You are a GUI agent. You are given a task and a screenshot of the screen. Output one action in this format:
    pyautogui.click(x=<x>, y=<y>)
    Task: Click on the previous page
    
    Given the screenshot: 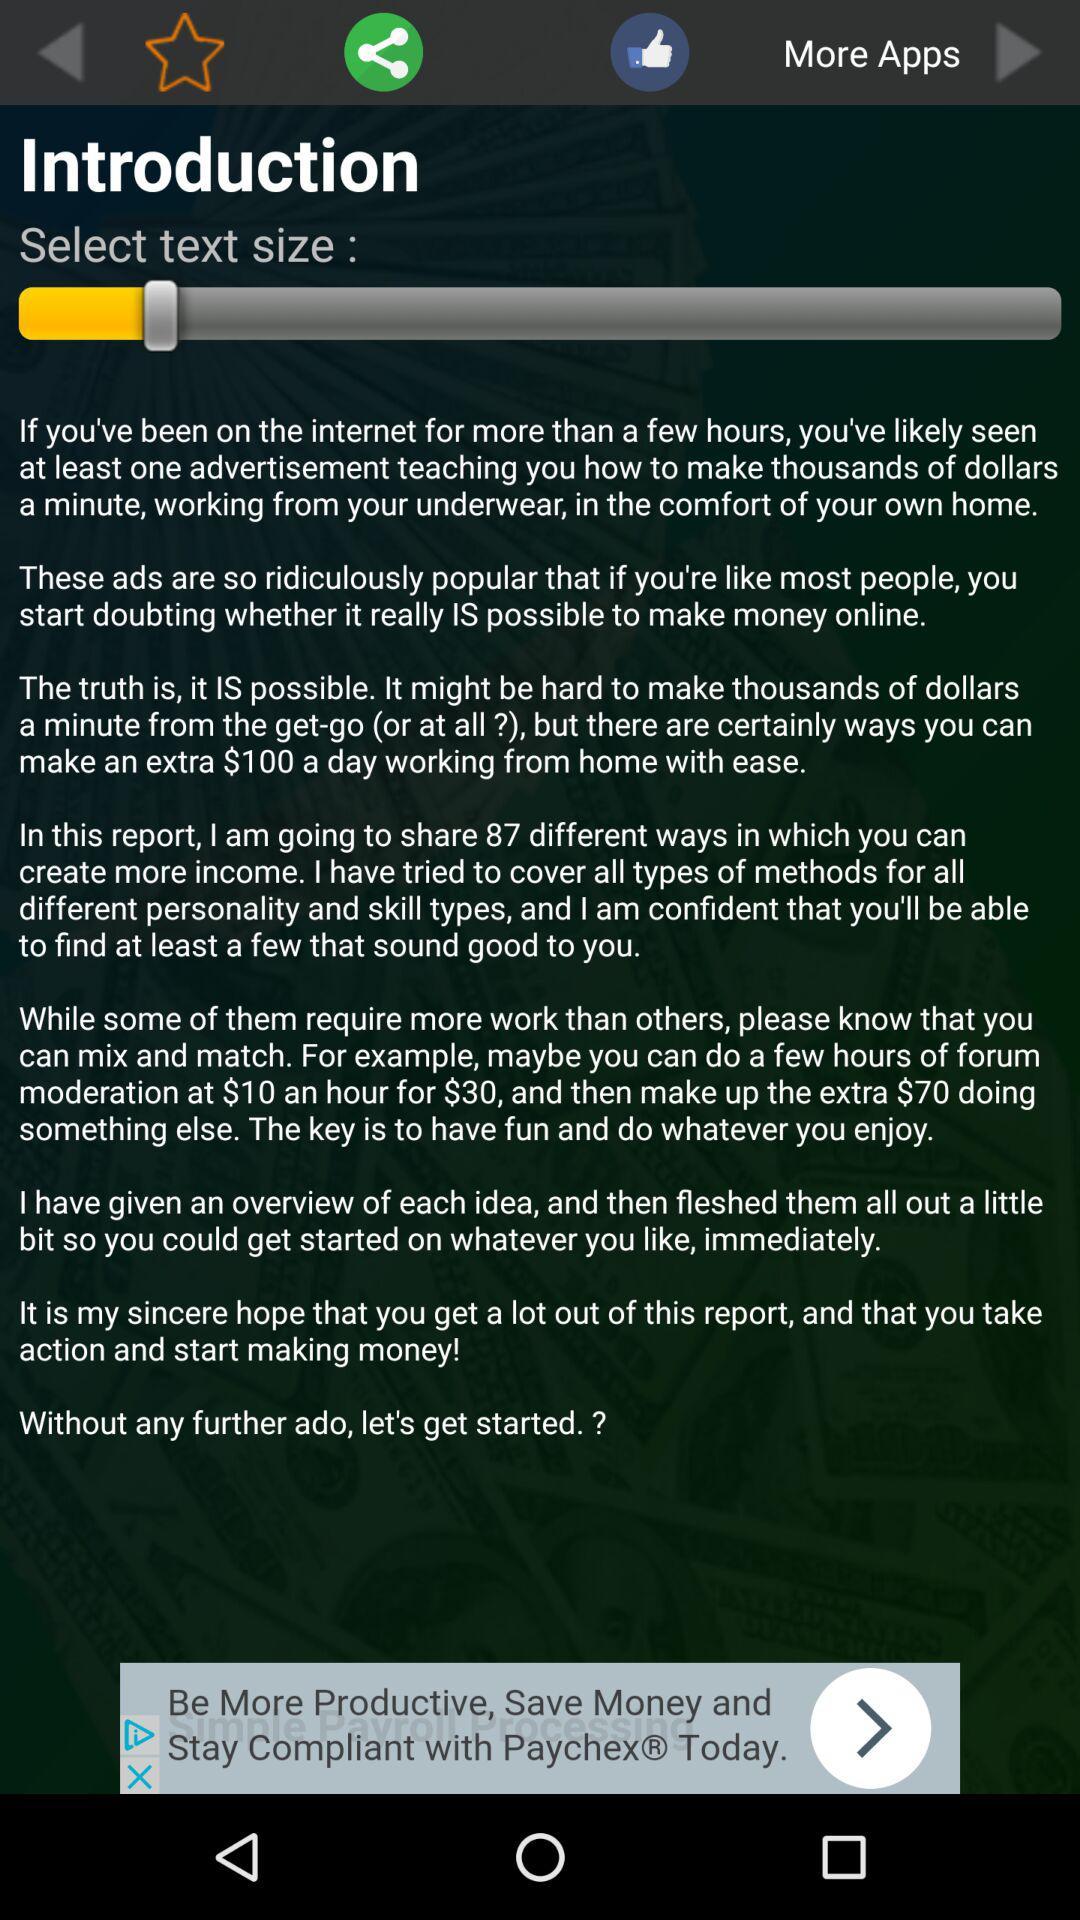 What is the action you would take?
    pyautogui.click(x=58, y=52)
    